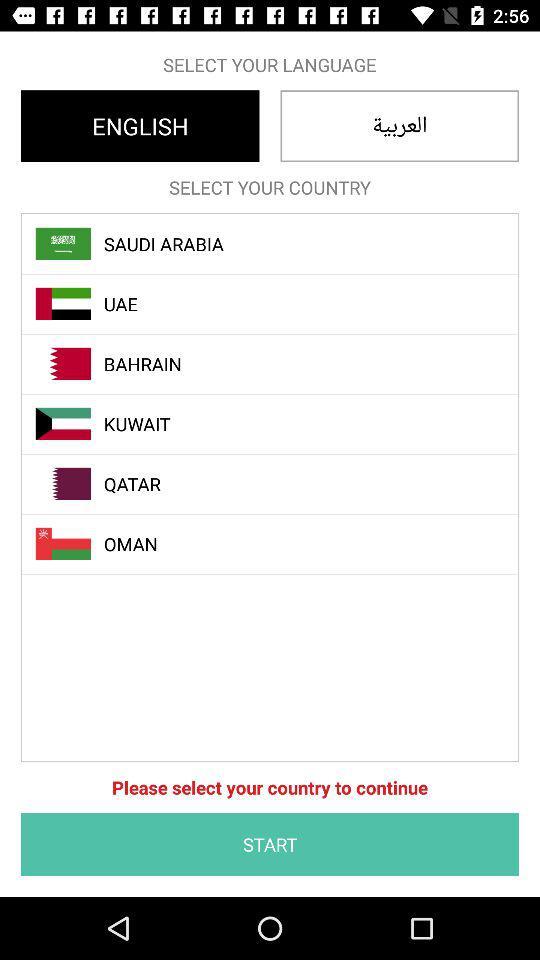 The image size is (540, 960). Describe the element at coordinates (270, 843) in the screenshot. I see `start` at that location.